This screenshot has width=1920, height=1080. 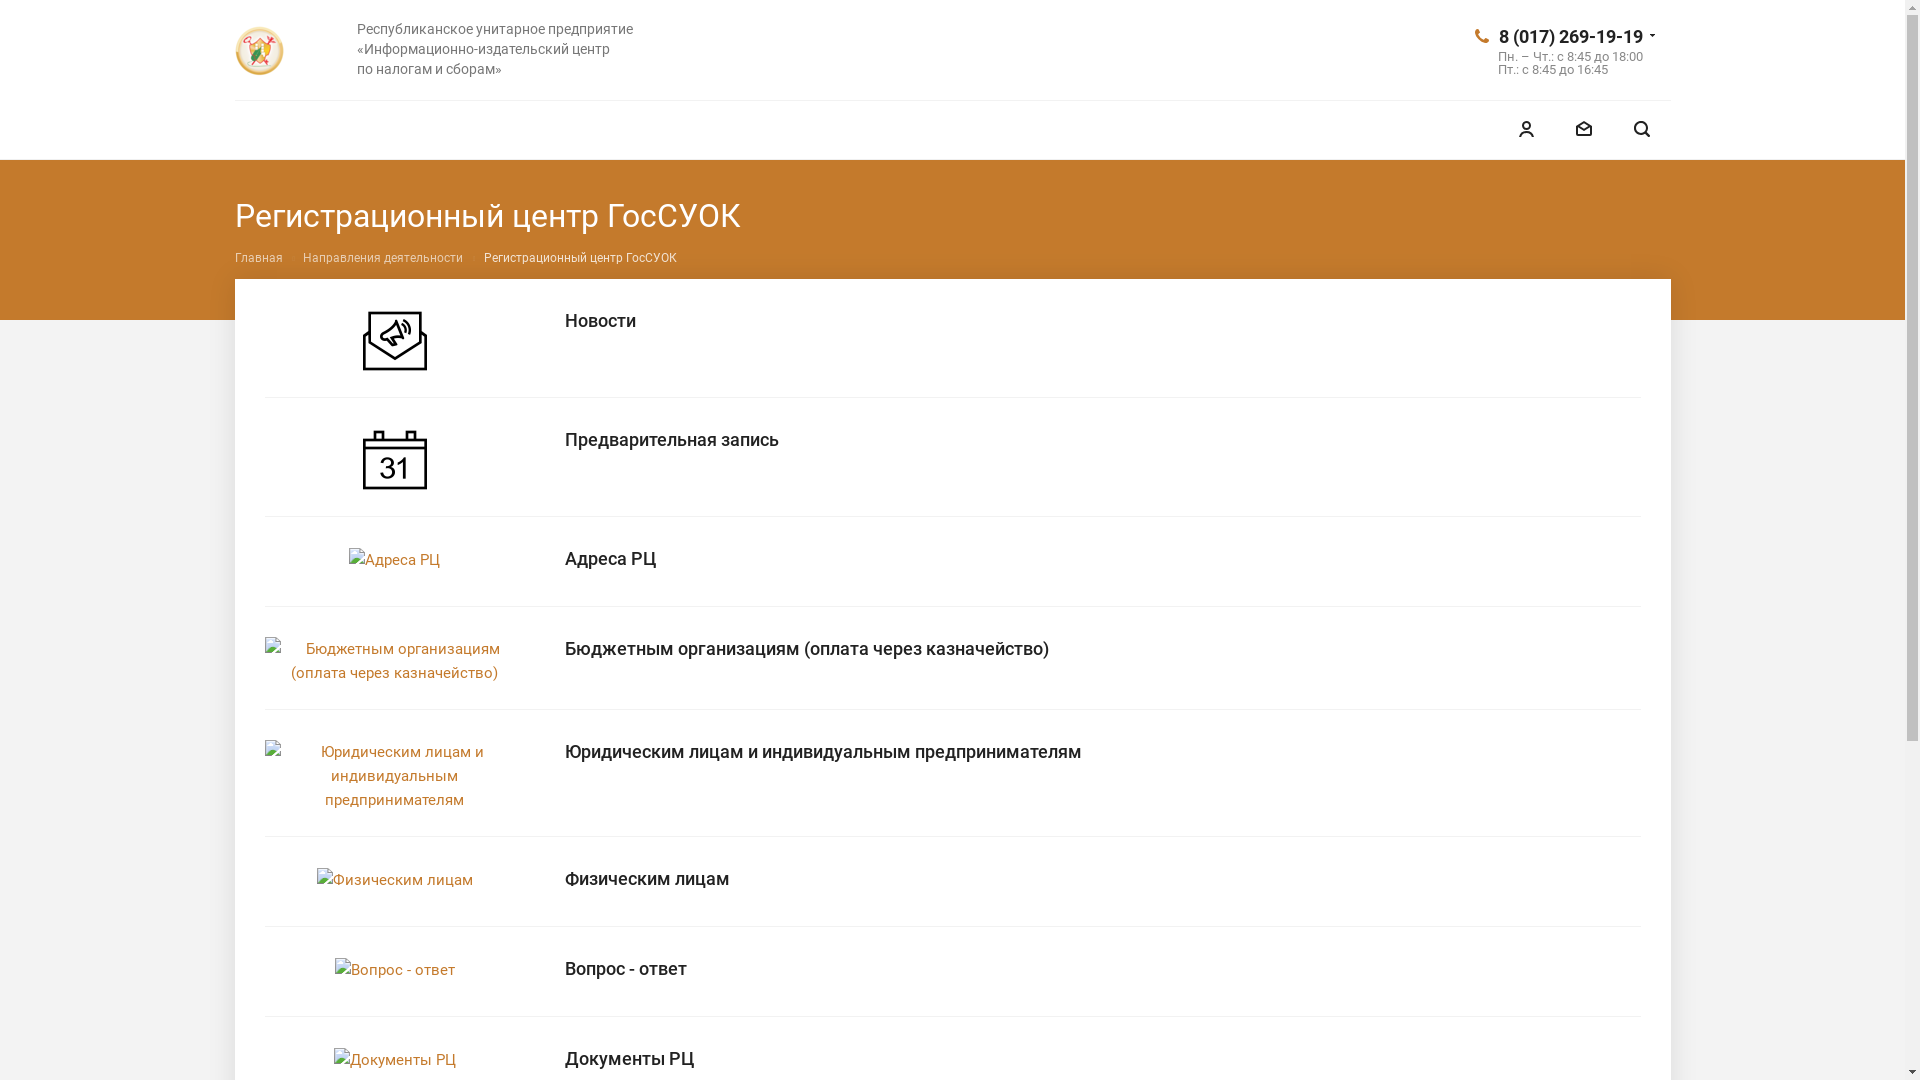 What do you see at coordinates (1568, 36) in the screenshot?
I see `'8 (017) 269-19-19'` at bounding box center [1568, 36].